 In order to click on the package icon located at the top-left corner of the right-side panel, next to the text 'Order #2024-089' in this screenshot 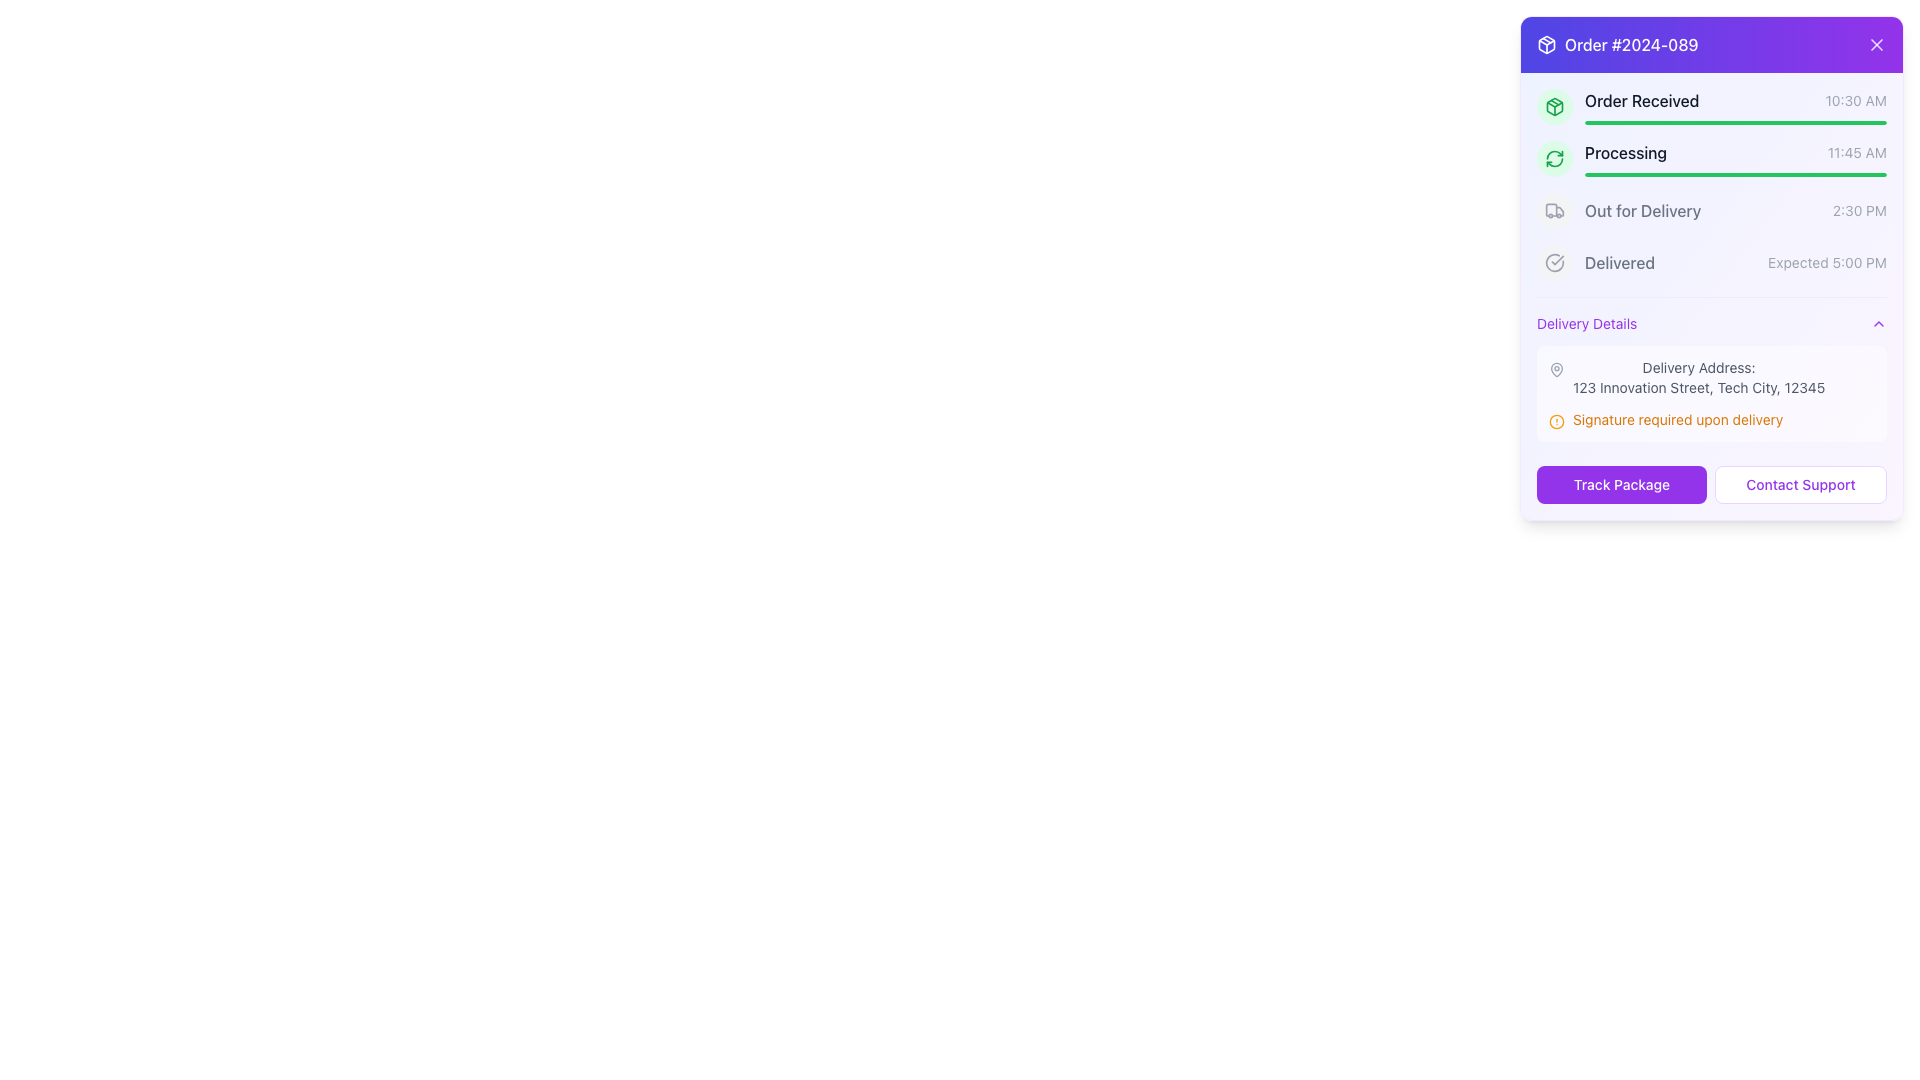, I will do `click(1554, 107)`.